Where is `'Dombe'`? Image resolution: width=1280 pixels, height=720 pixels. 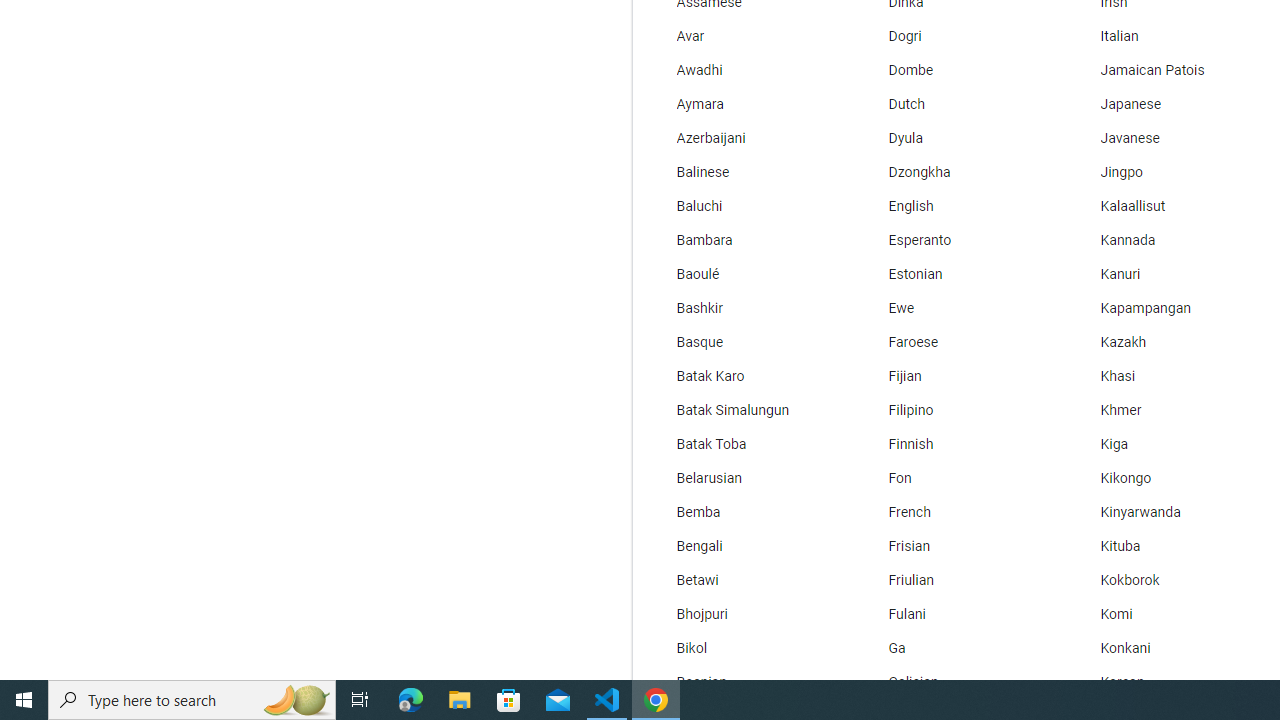
'Dombe' is located at coordinates (956, 69).